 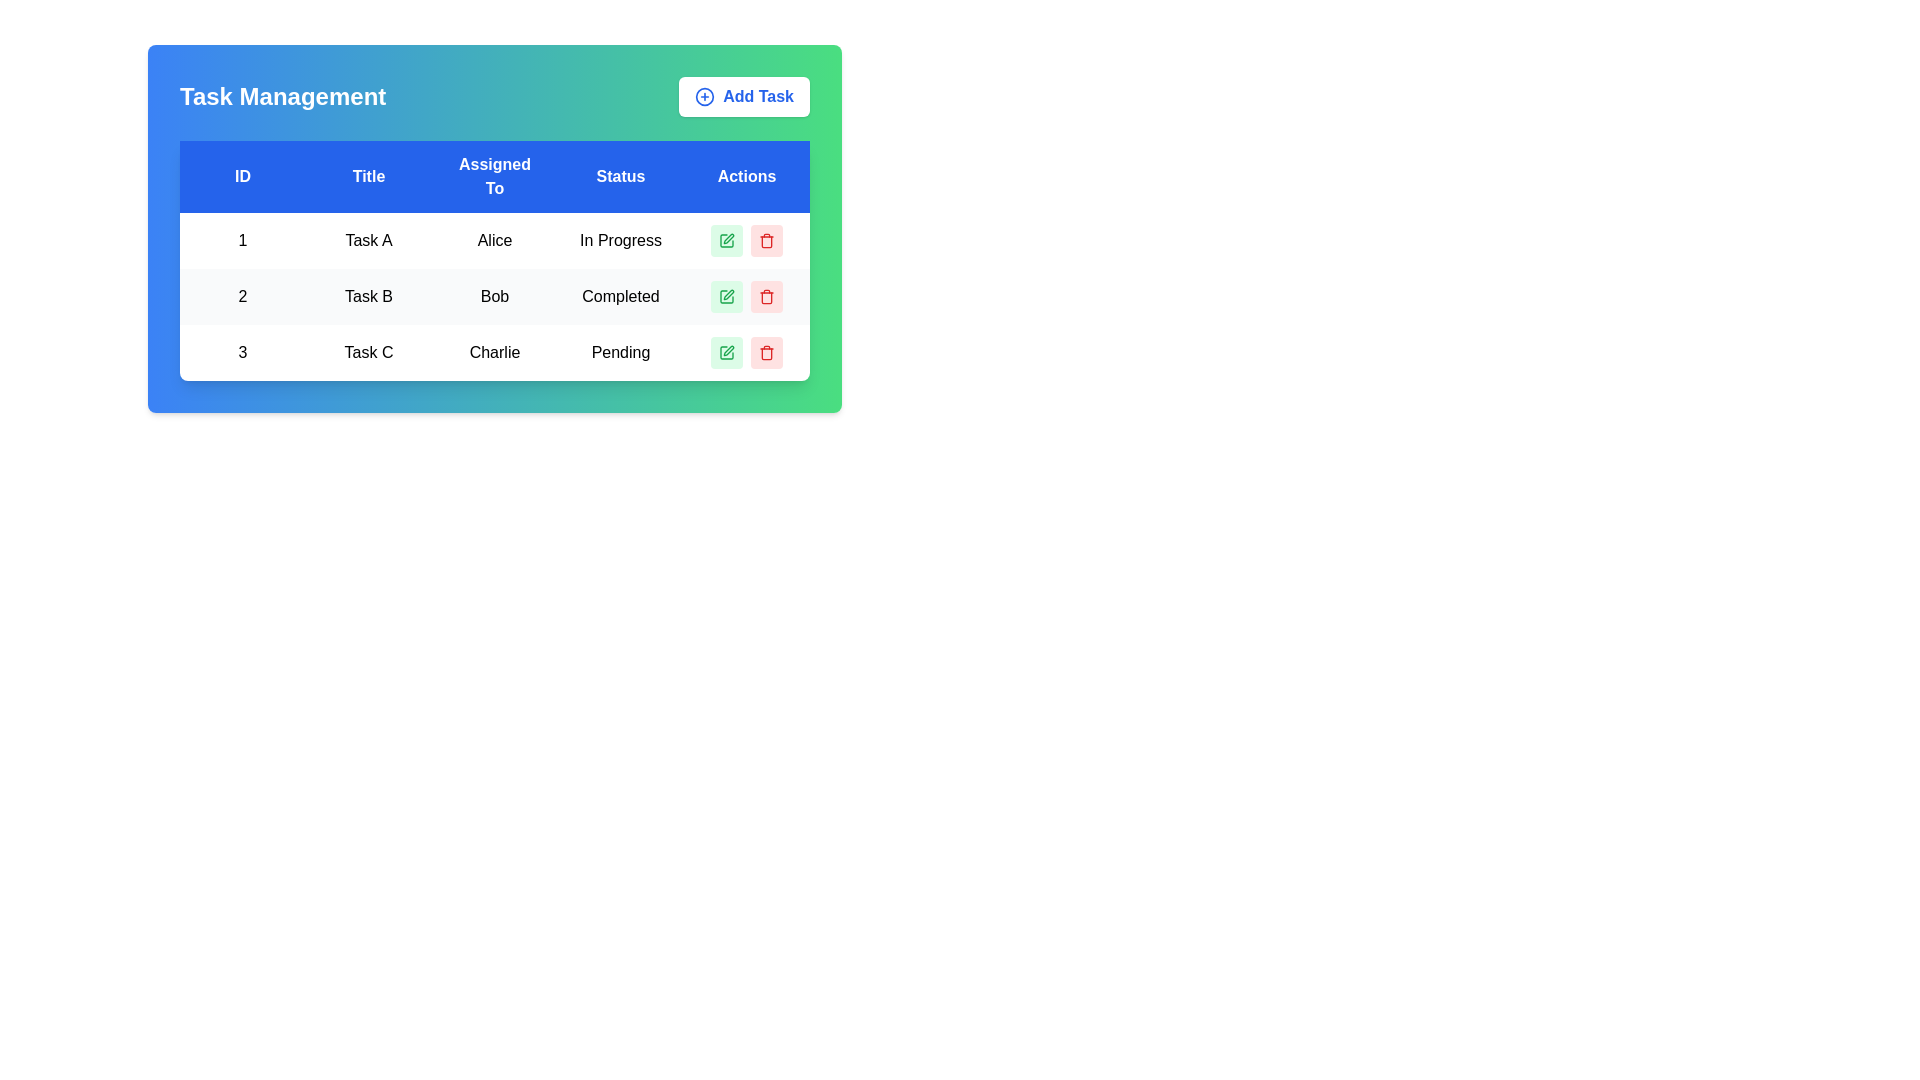 I want to click on the green pen icon within the SVG that serves as an edit button in the first row of the Actions column, so click(x=728, y=238).